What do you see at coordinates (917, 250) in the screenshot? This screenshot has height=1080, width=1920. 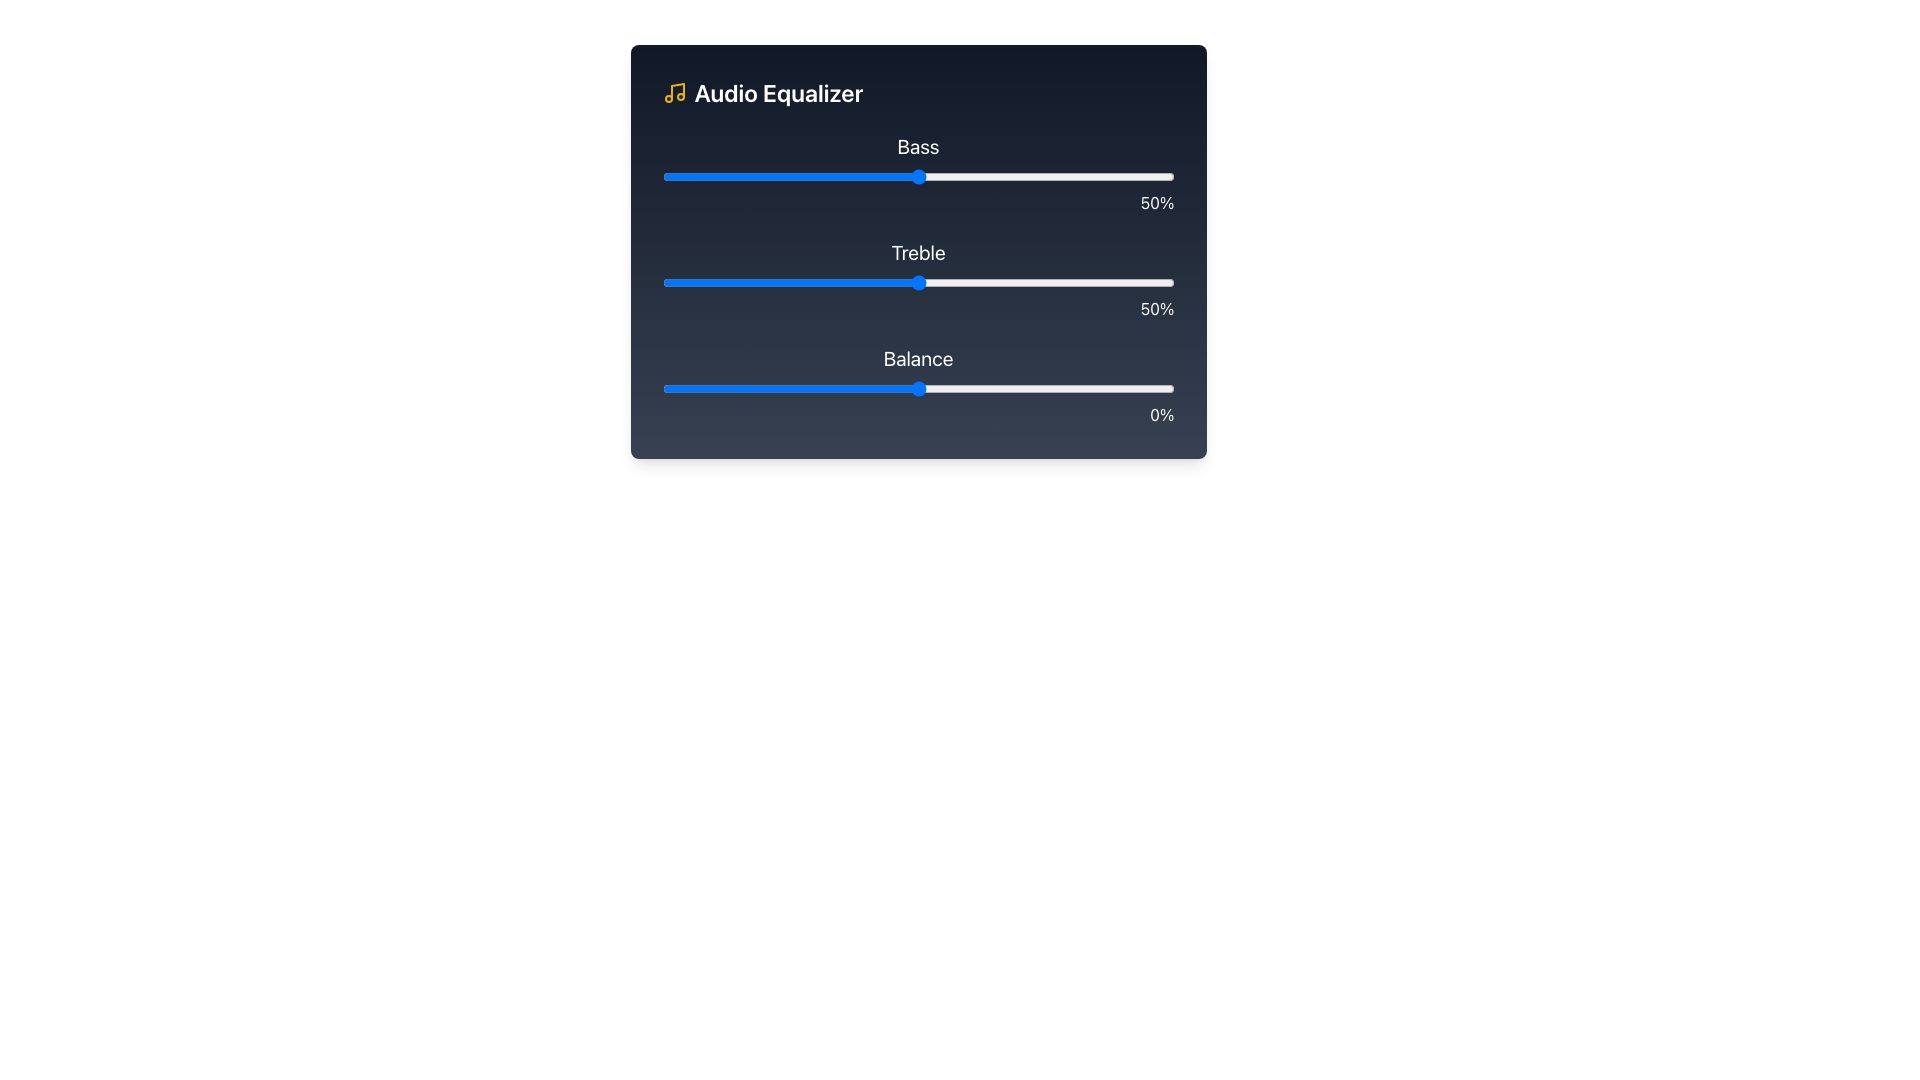 I see `the labels of the interactive control panel` at bounding box center [917, 250].